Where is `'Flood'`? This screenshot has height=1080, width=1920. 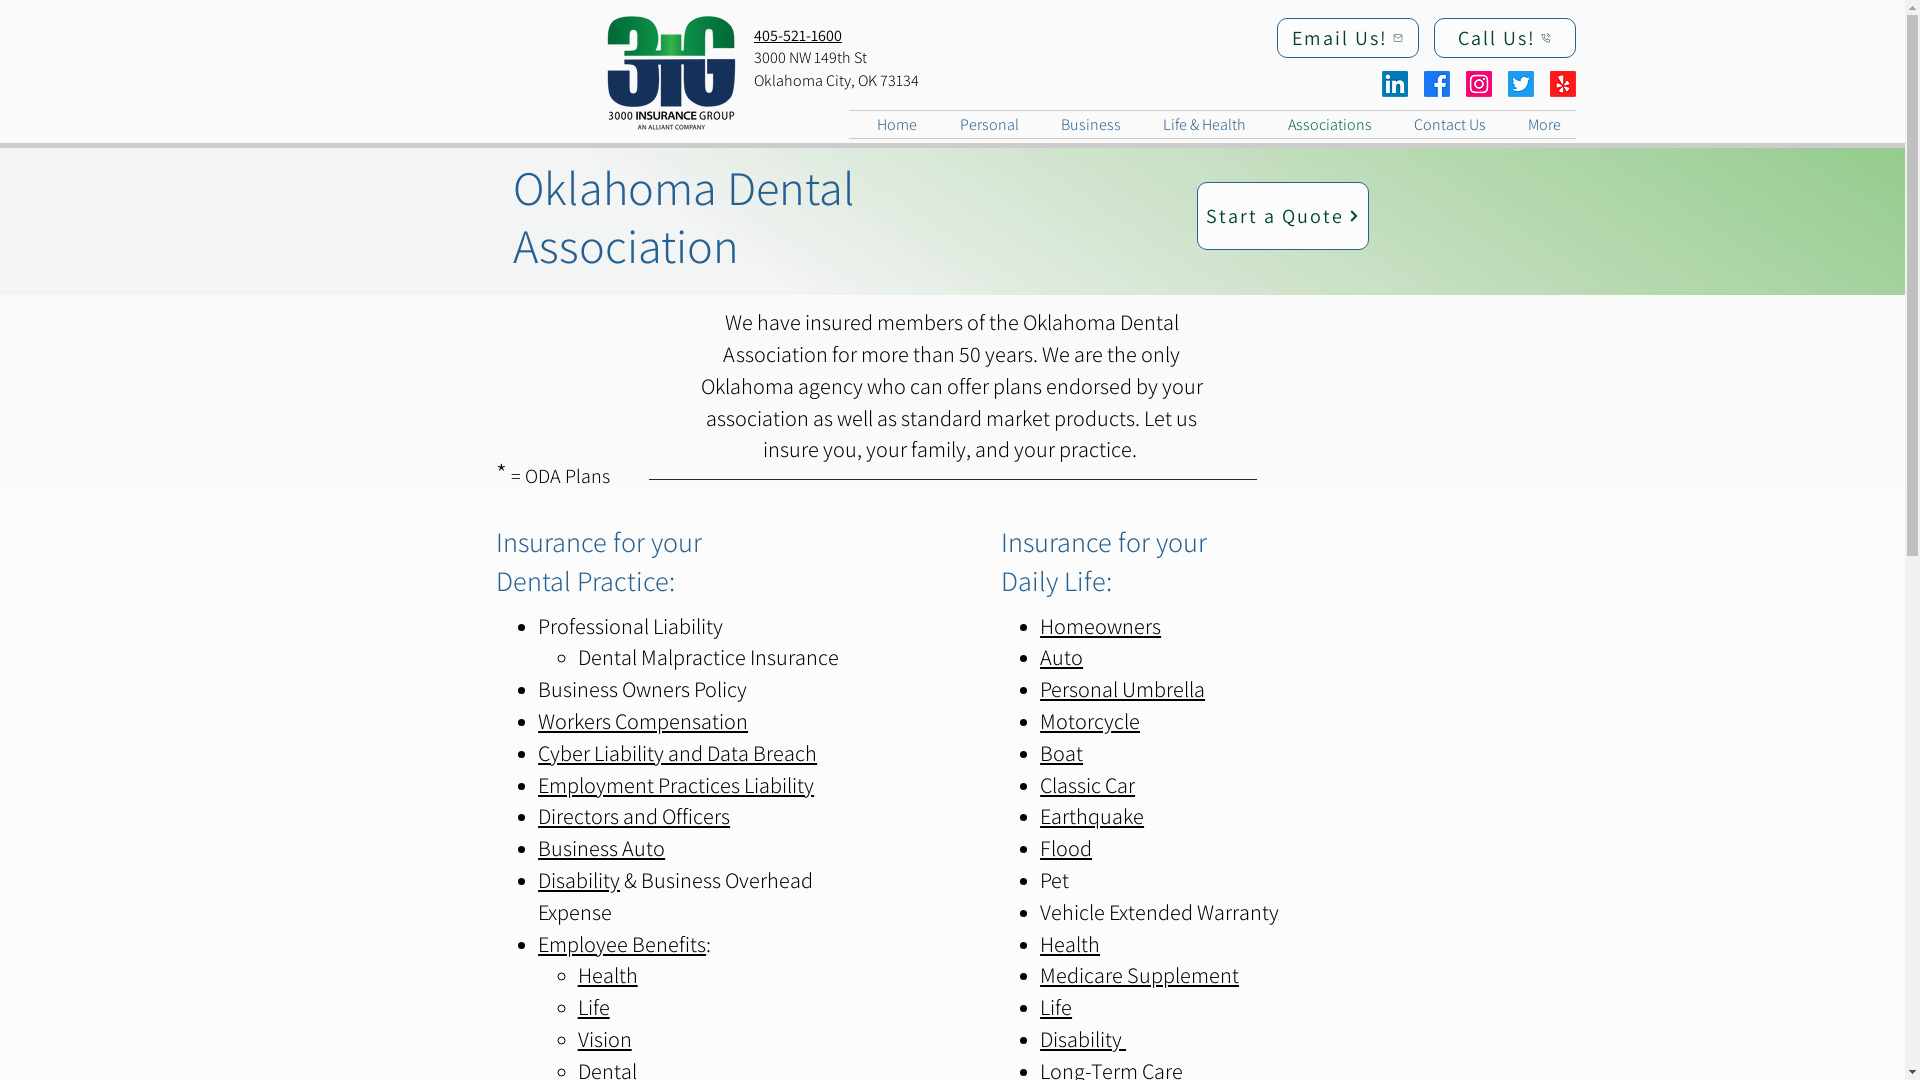
'Flood' is located at coordinates (1064, 848).